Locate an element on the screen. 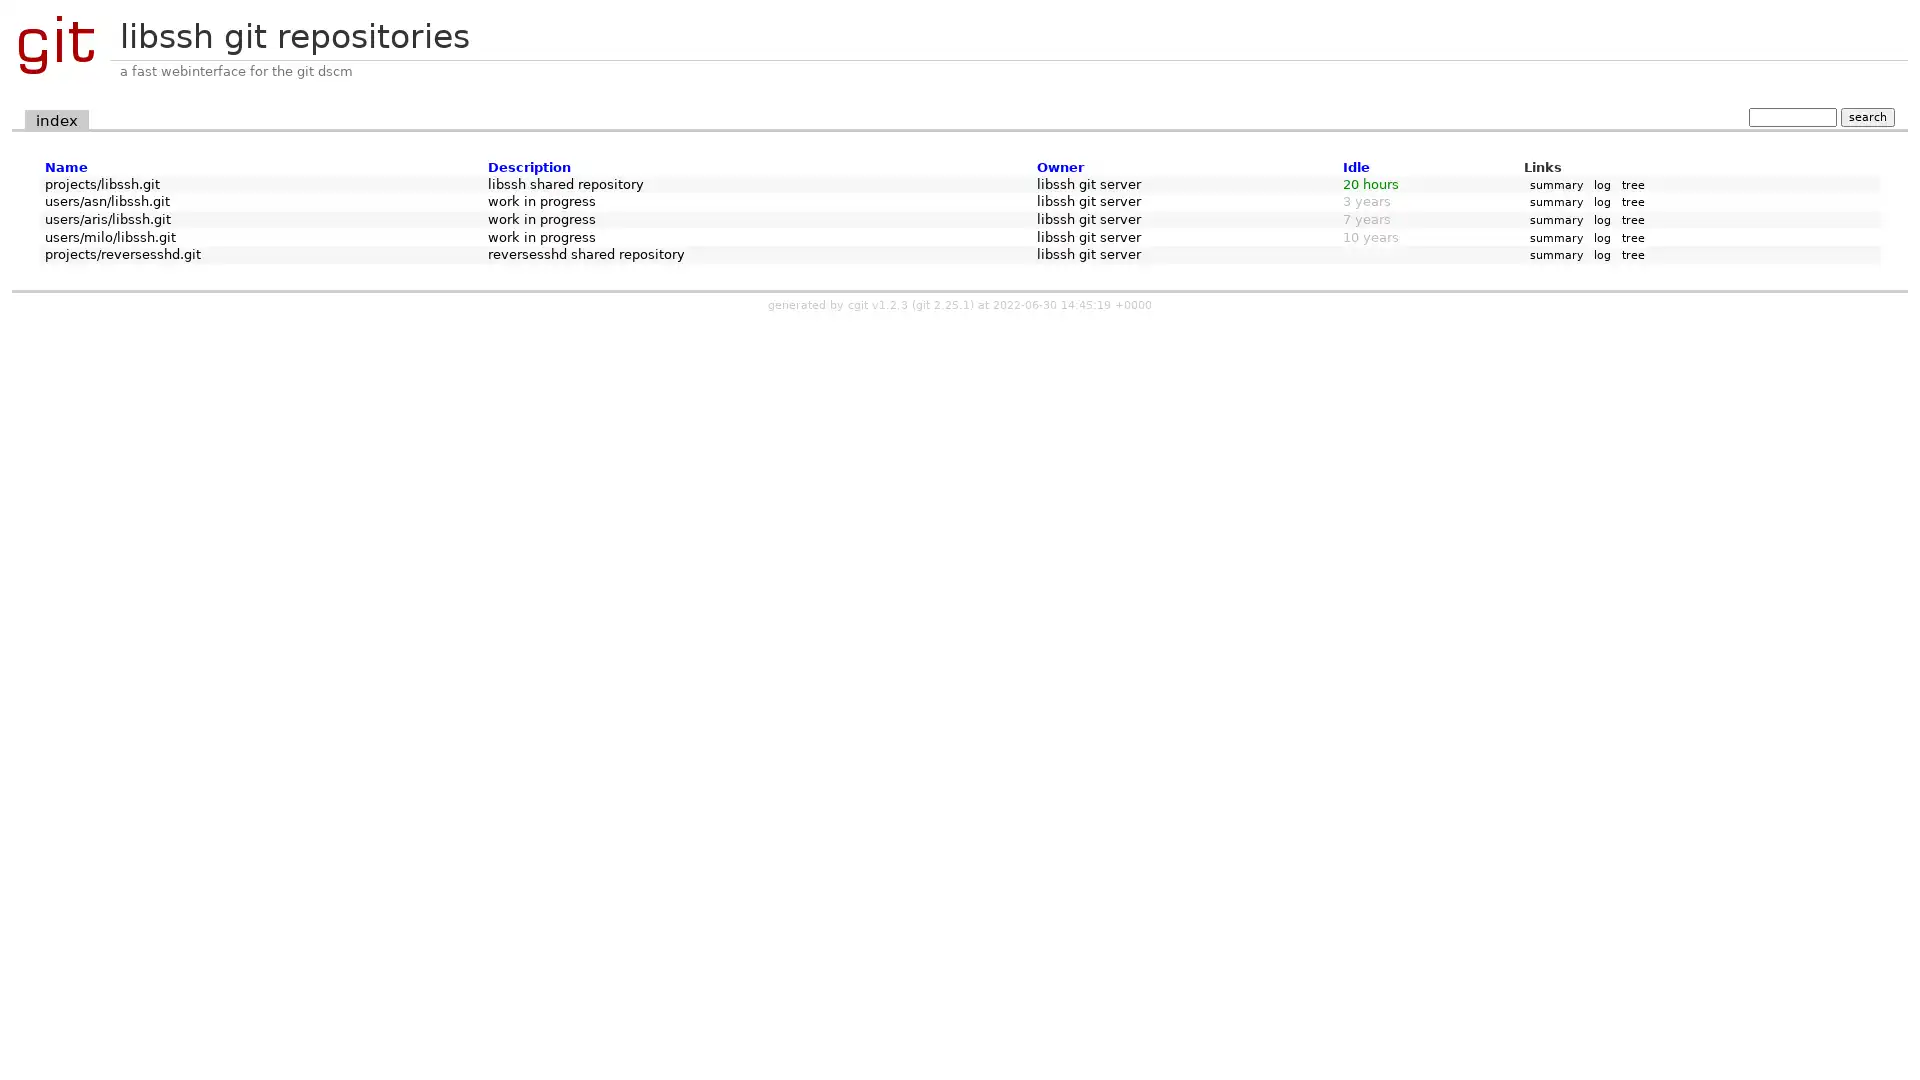  search is located at coordinates (1866, 116).